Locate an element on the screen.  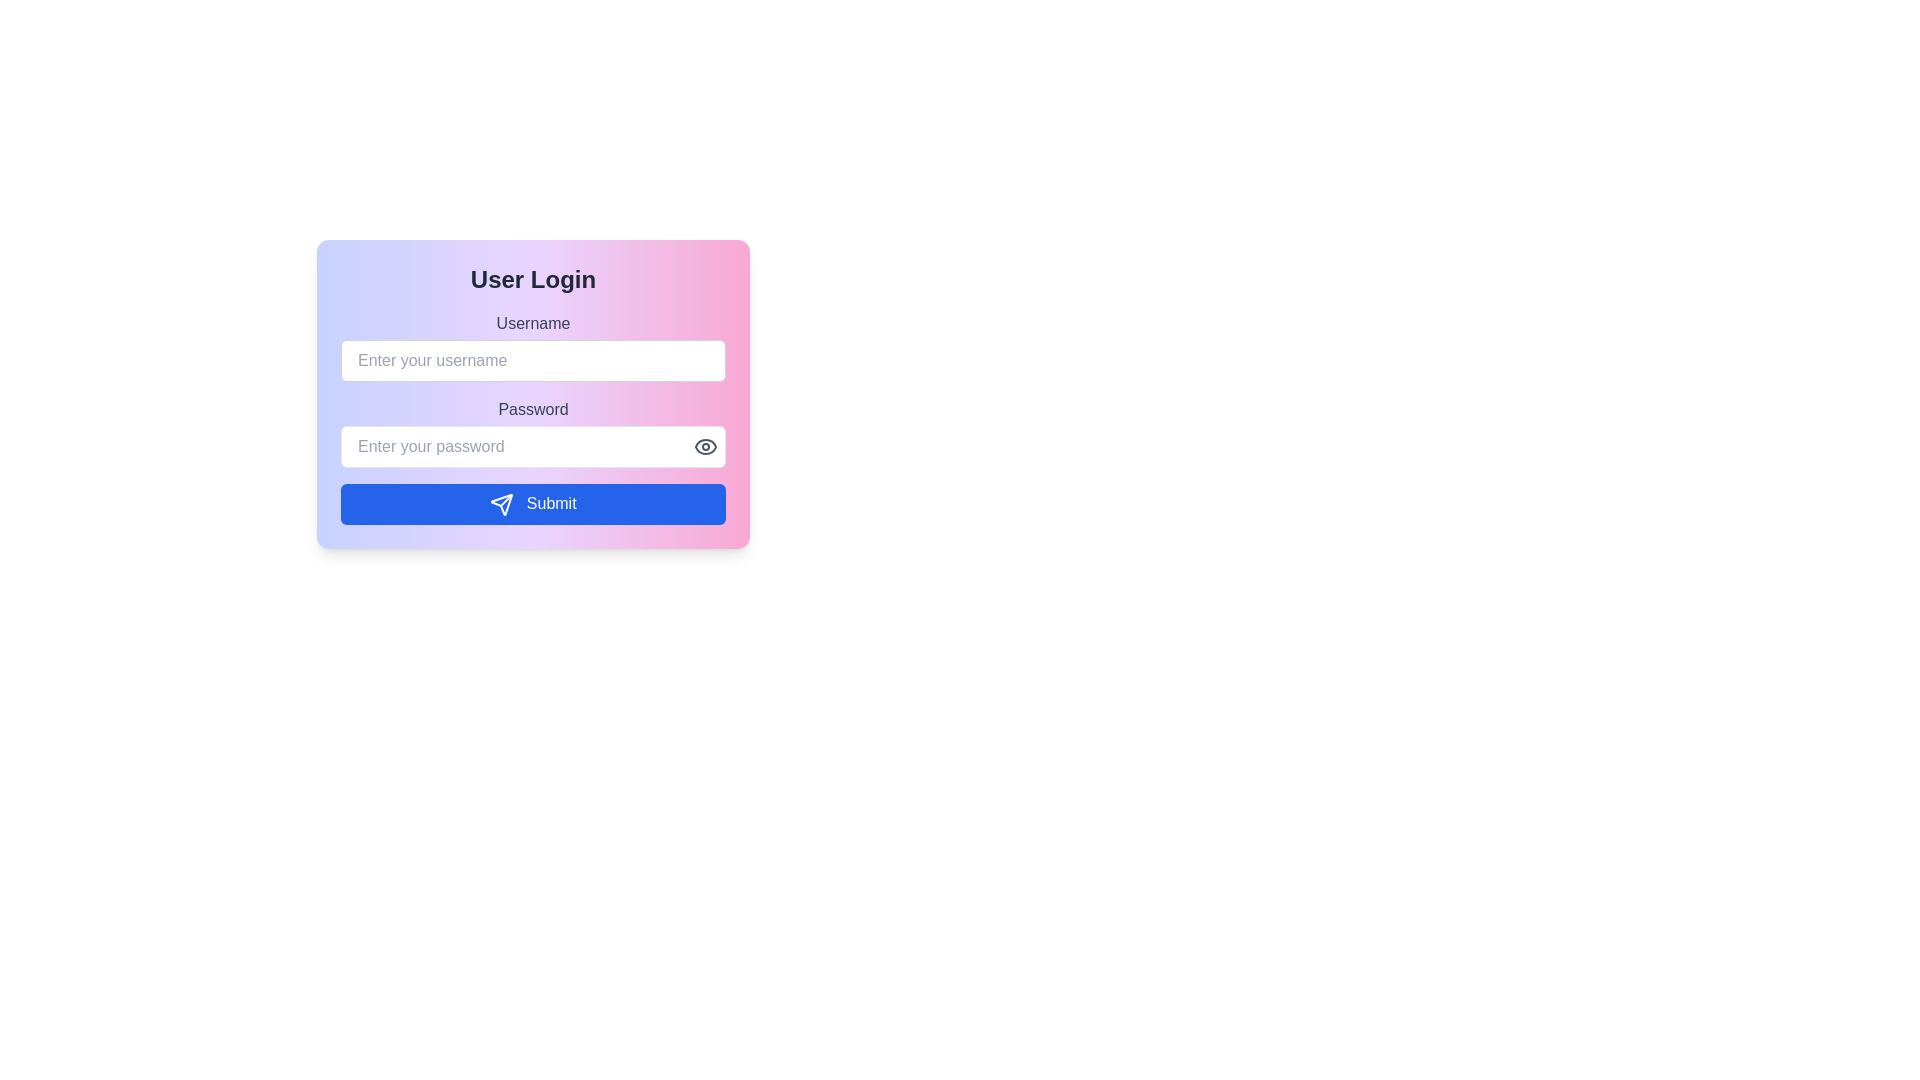
the small square button with a gray eye icon located to the right of the password input field is located at coordinates (705, 446).